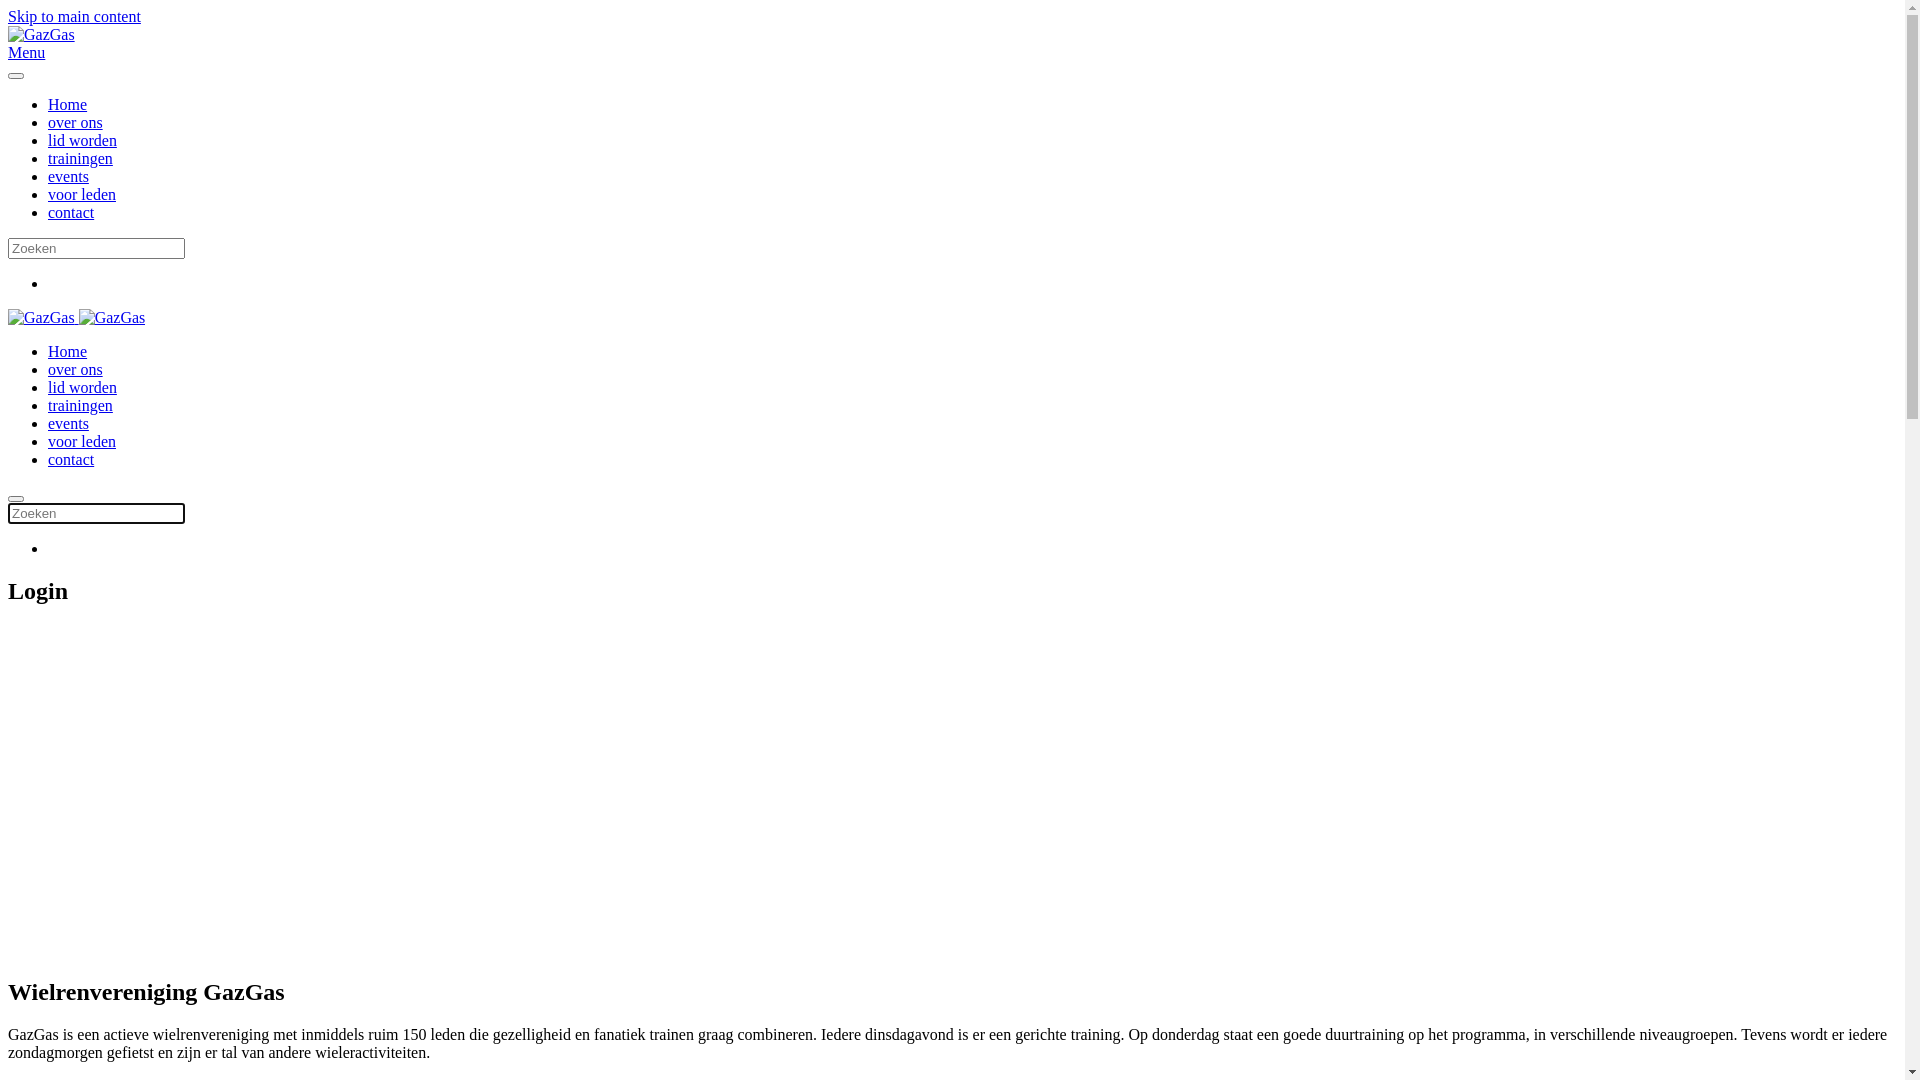  Describe the element at coordinates (951, 52) in the screenshot. I see `'Menu'` at that location.